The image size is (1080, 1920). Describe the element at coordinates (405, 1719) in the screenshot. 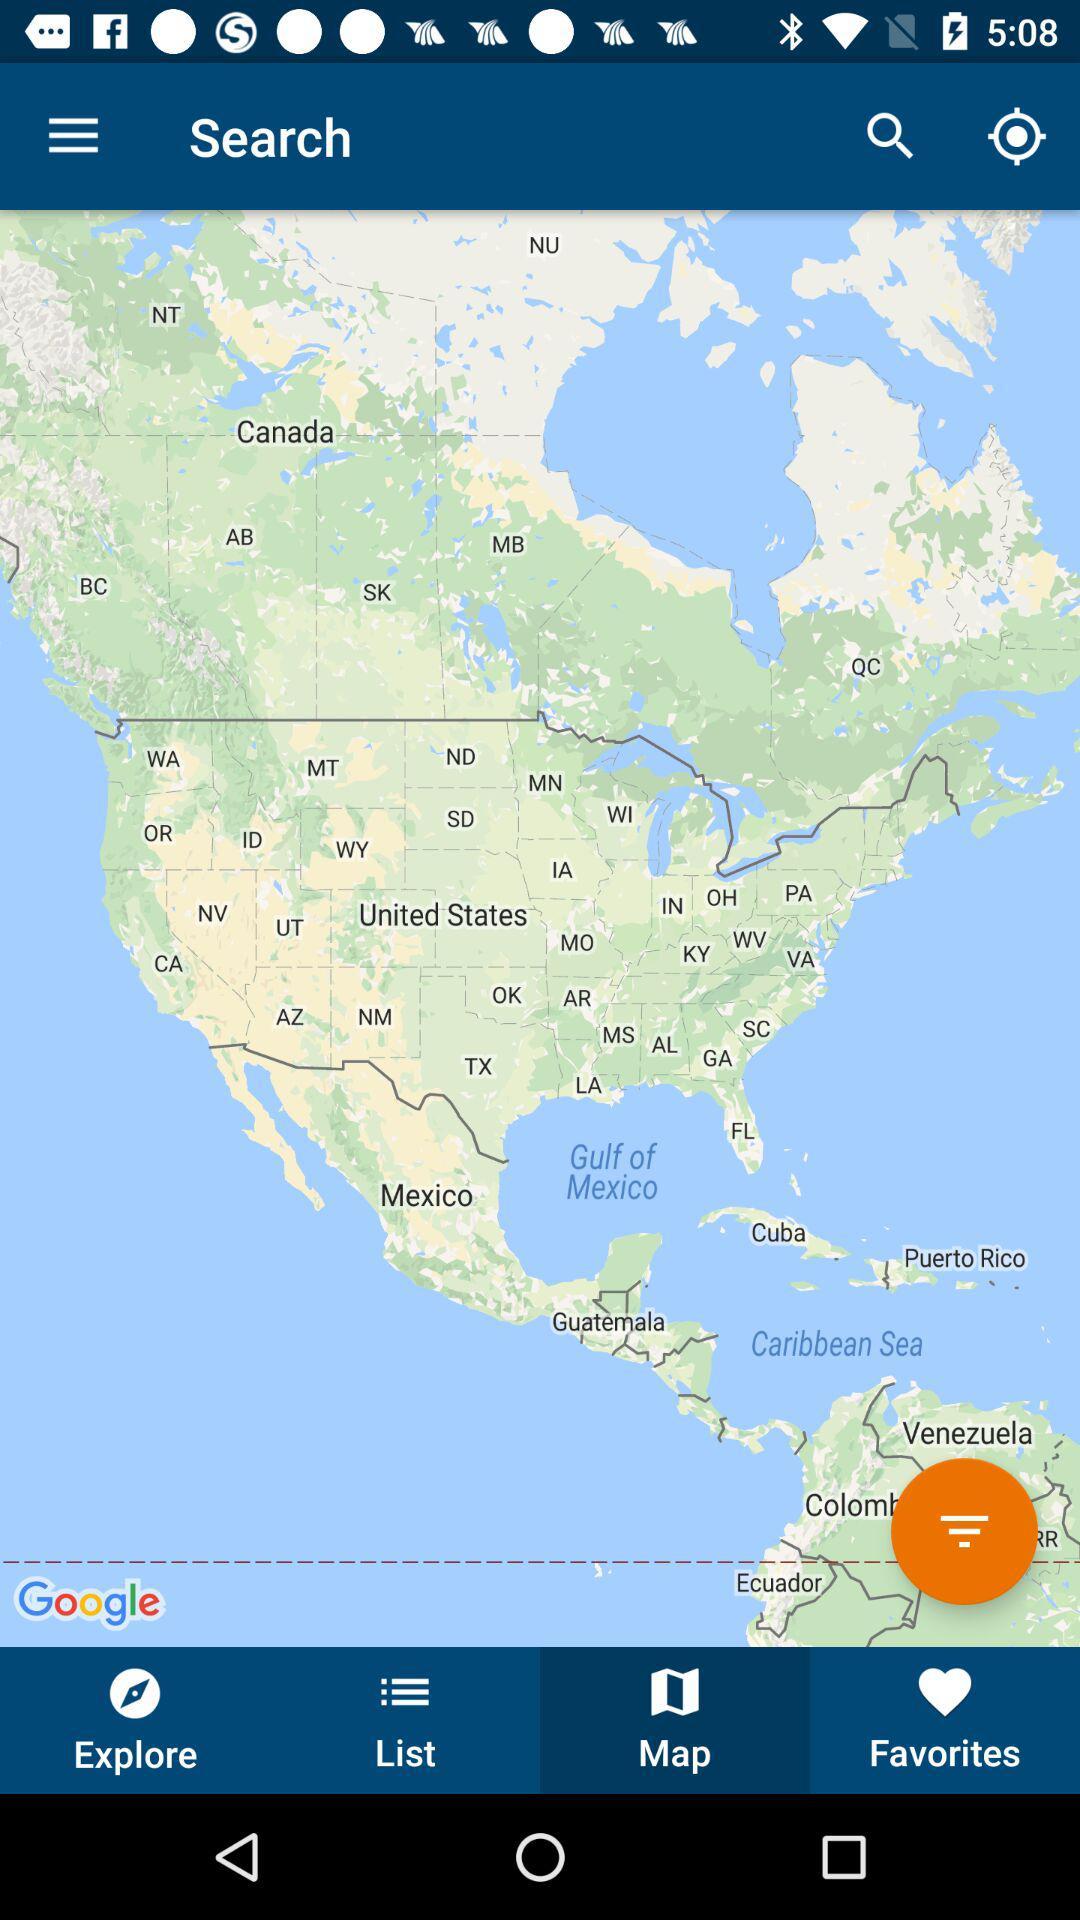

I see `the button to the right of the explore icon` at that location.